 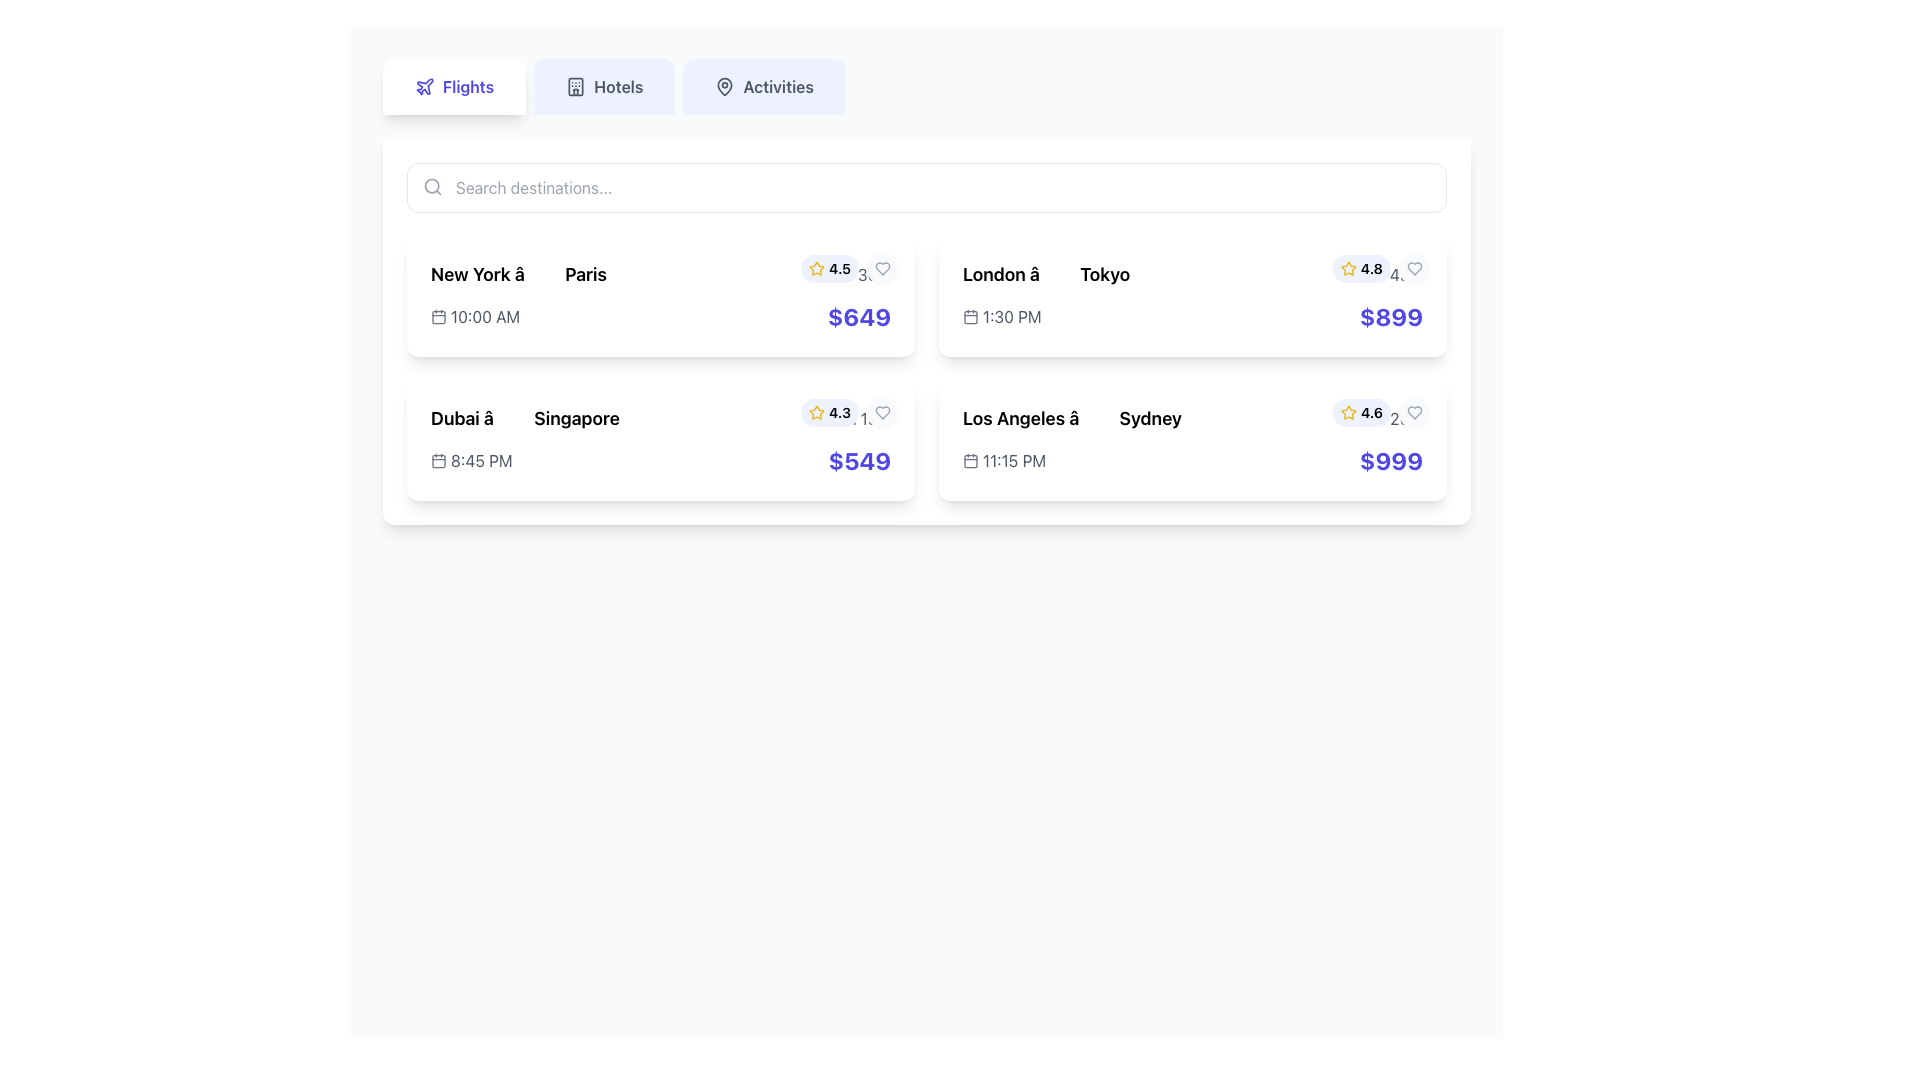 What do you see at coordinates (1414, 268) in the screenshot?
I see `the small circular button with a heart icon located in the upper-right corner of the flight information card from its current position` at bounding box center [1414, 268].